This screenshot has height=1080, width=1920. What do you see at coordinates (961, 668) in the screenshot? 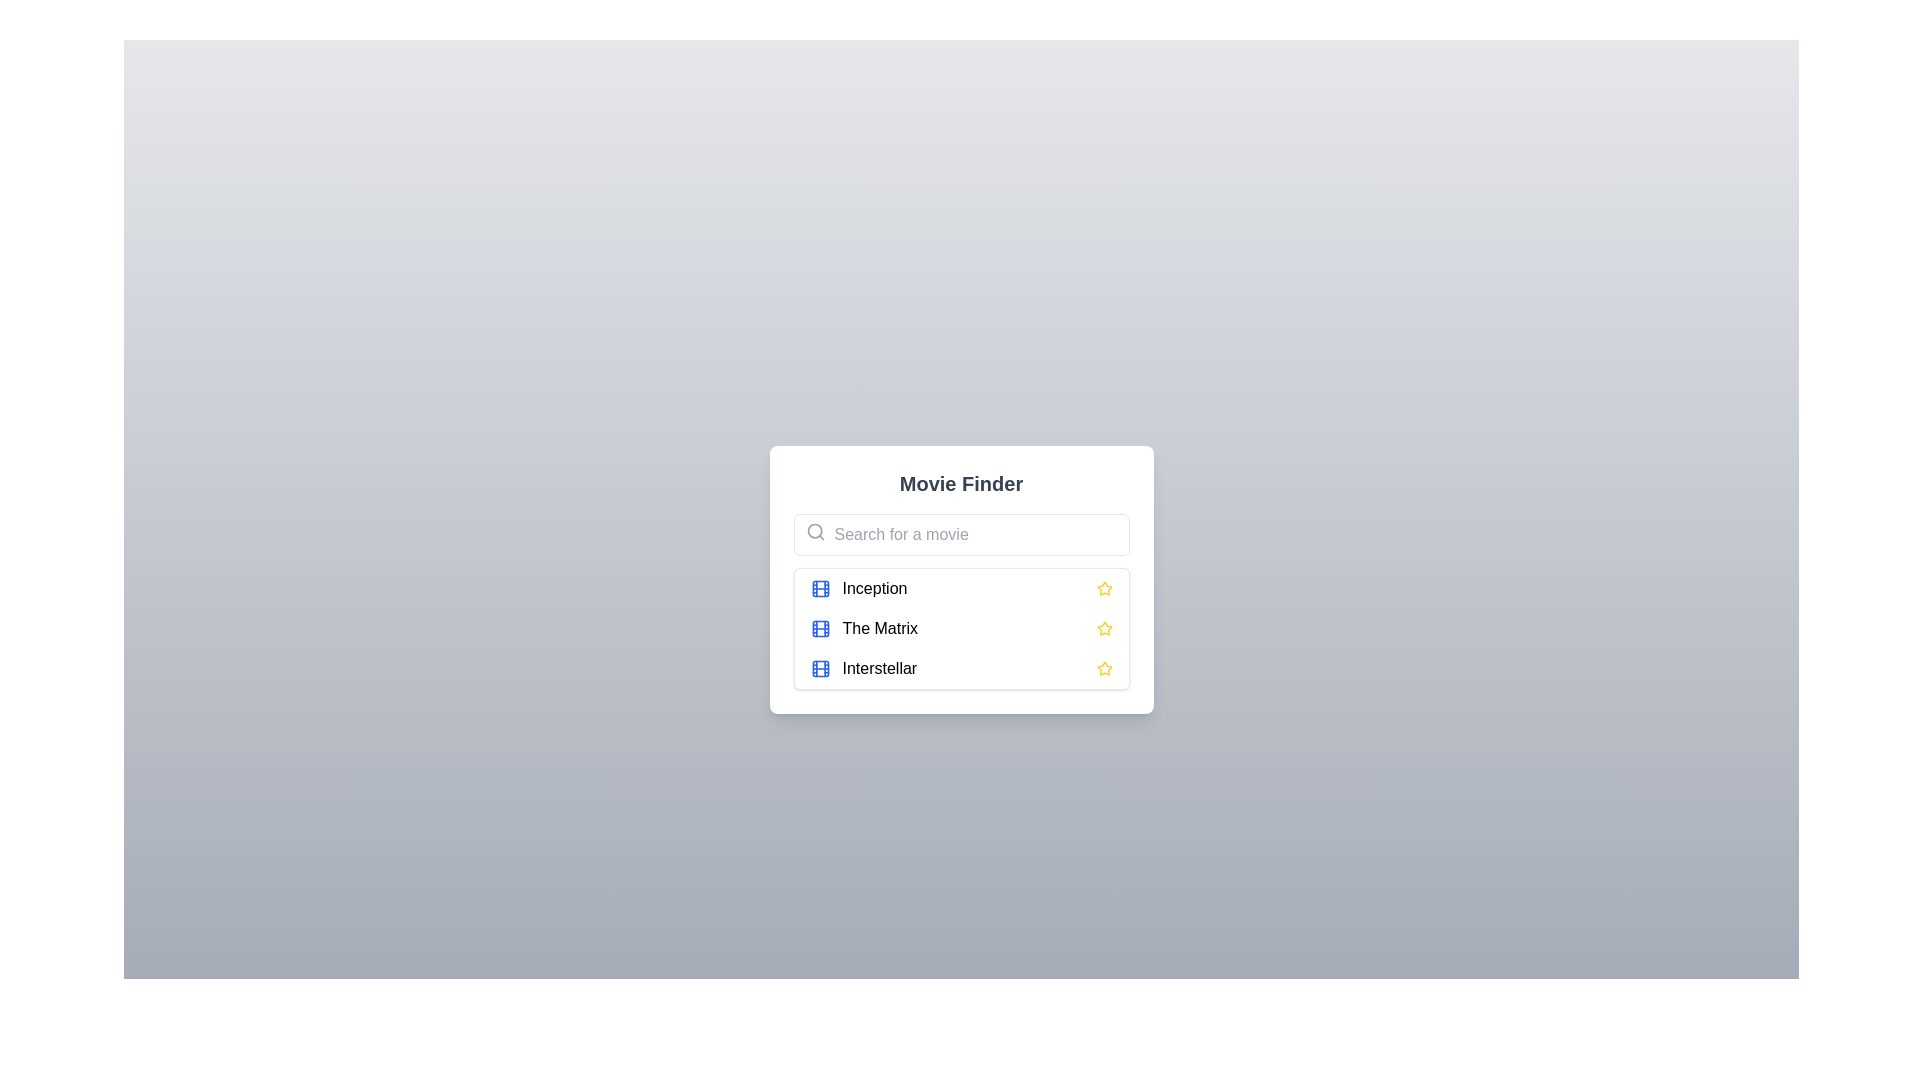
I see `the third list item representing a selectable movie option located below 'Inception' and 'The Matrix'` at bounding box center [961, 668].